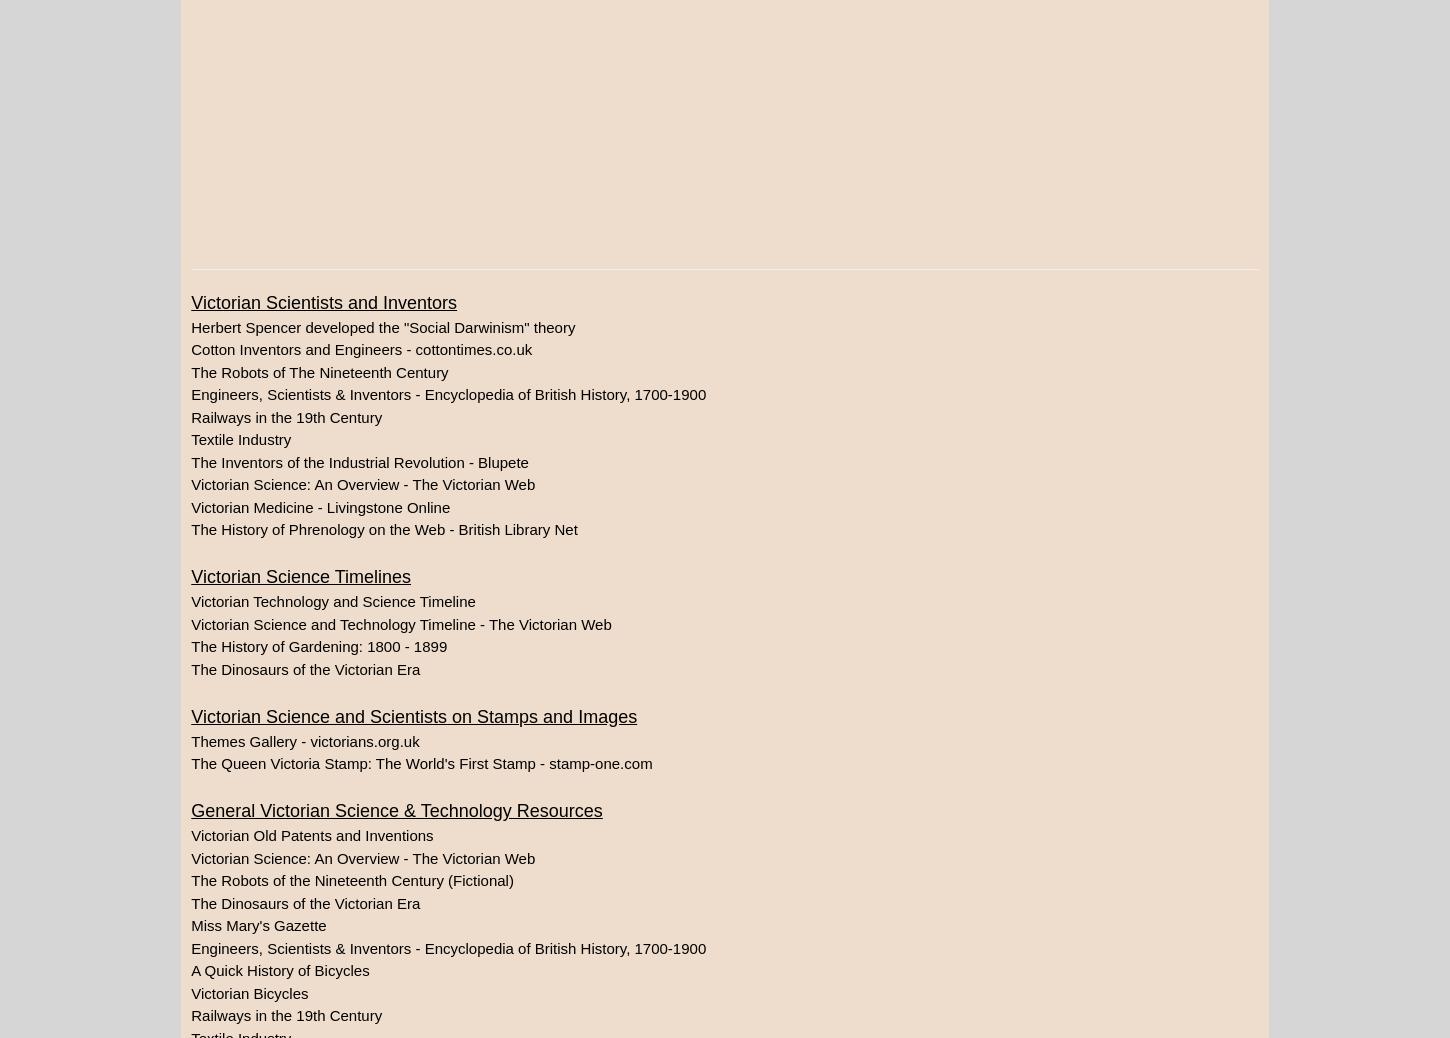 The image size is (1450, 1038). Describe the element at coordinates (279, 970) in the screenshot. I see `'A Quick History of Bicycles'` at that location.